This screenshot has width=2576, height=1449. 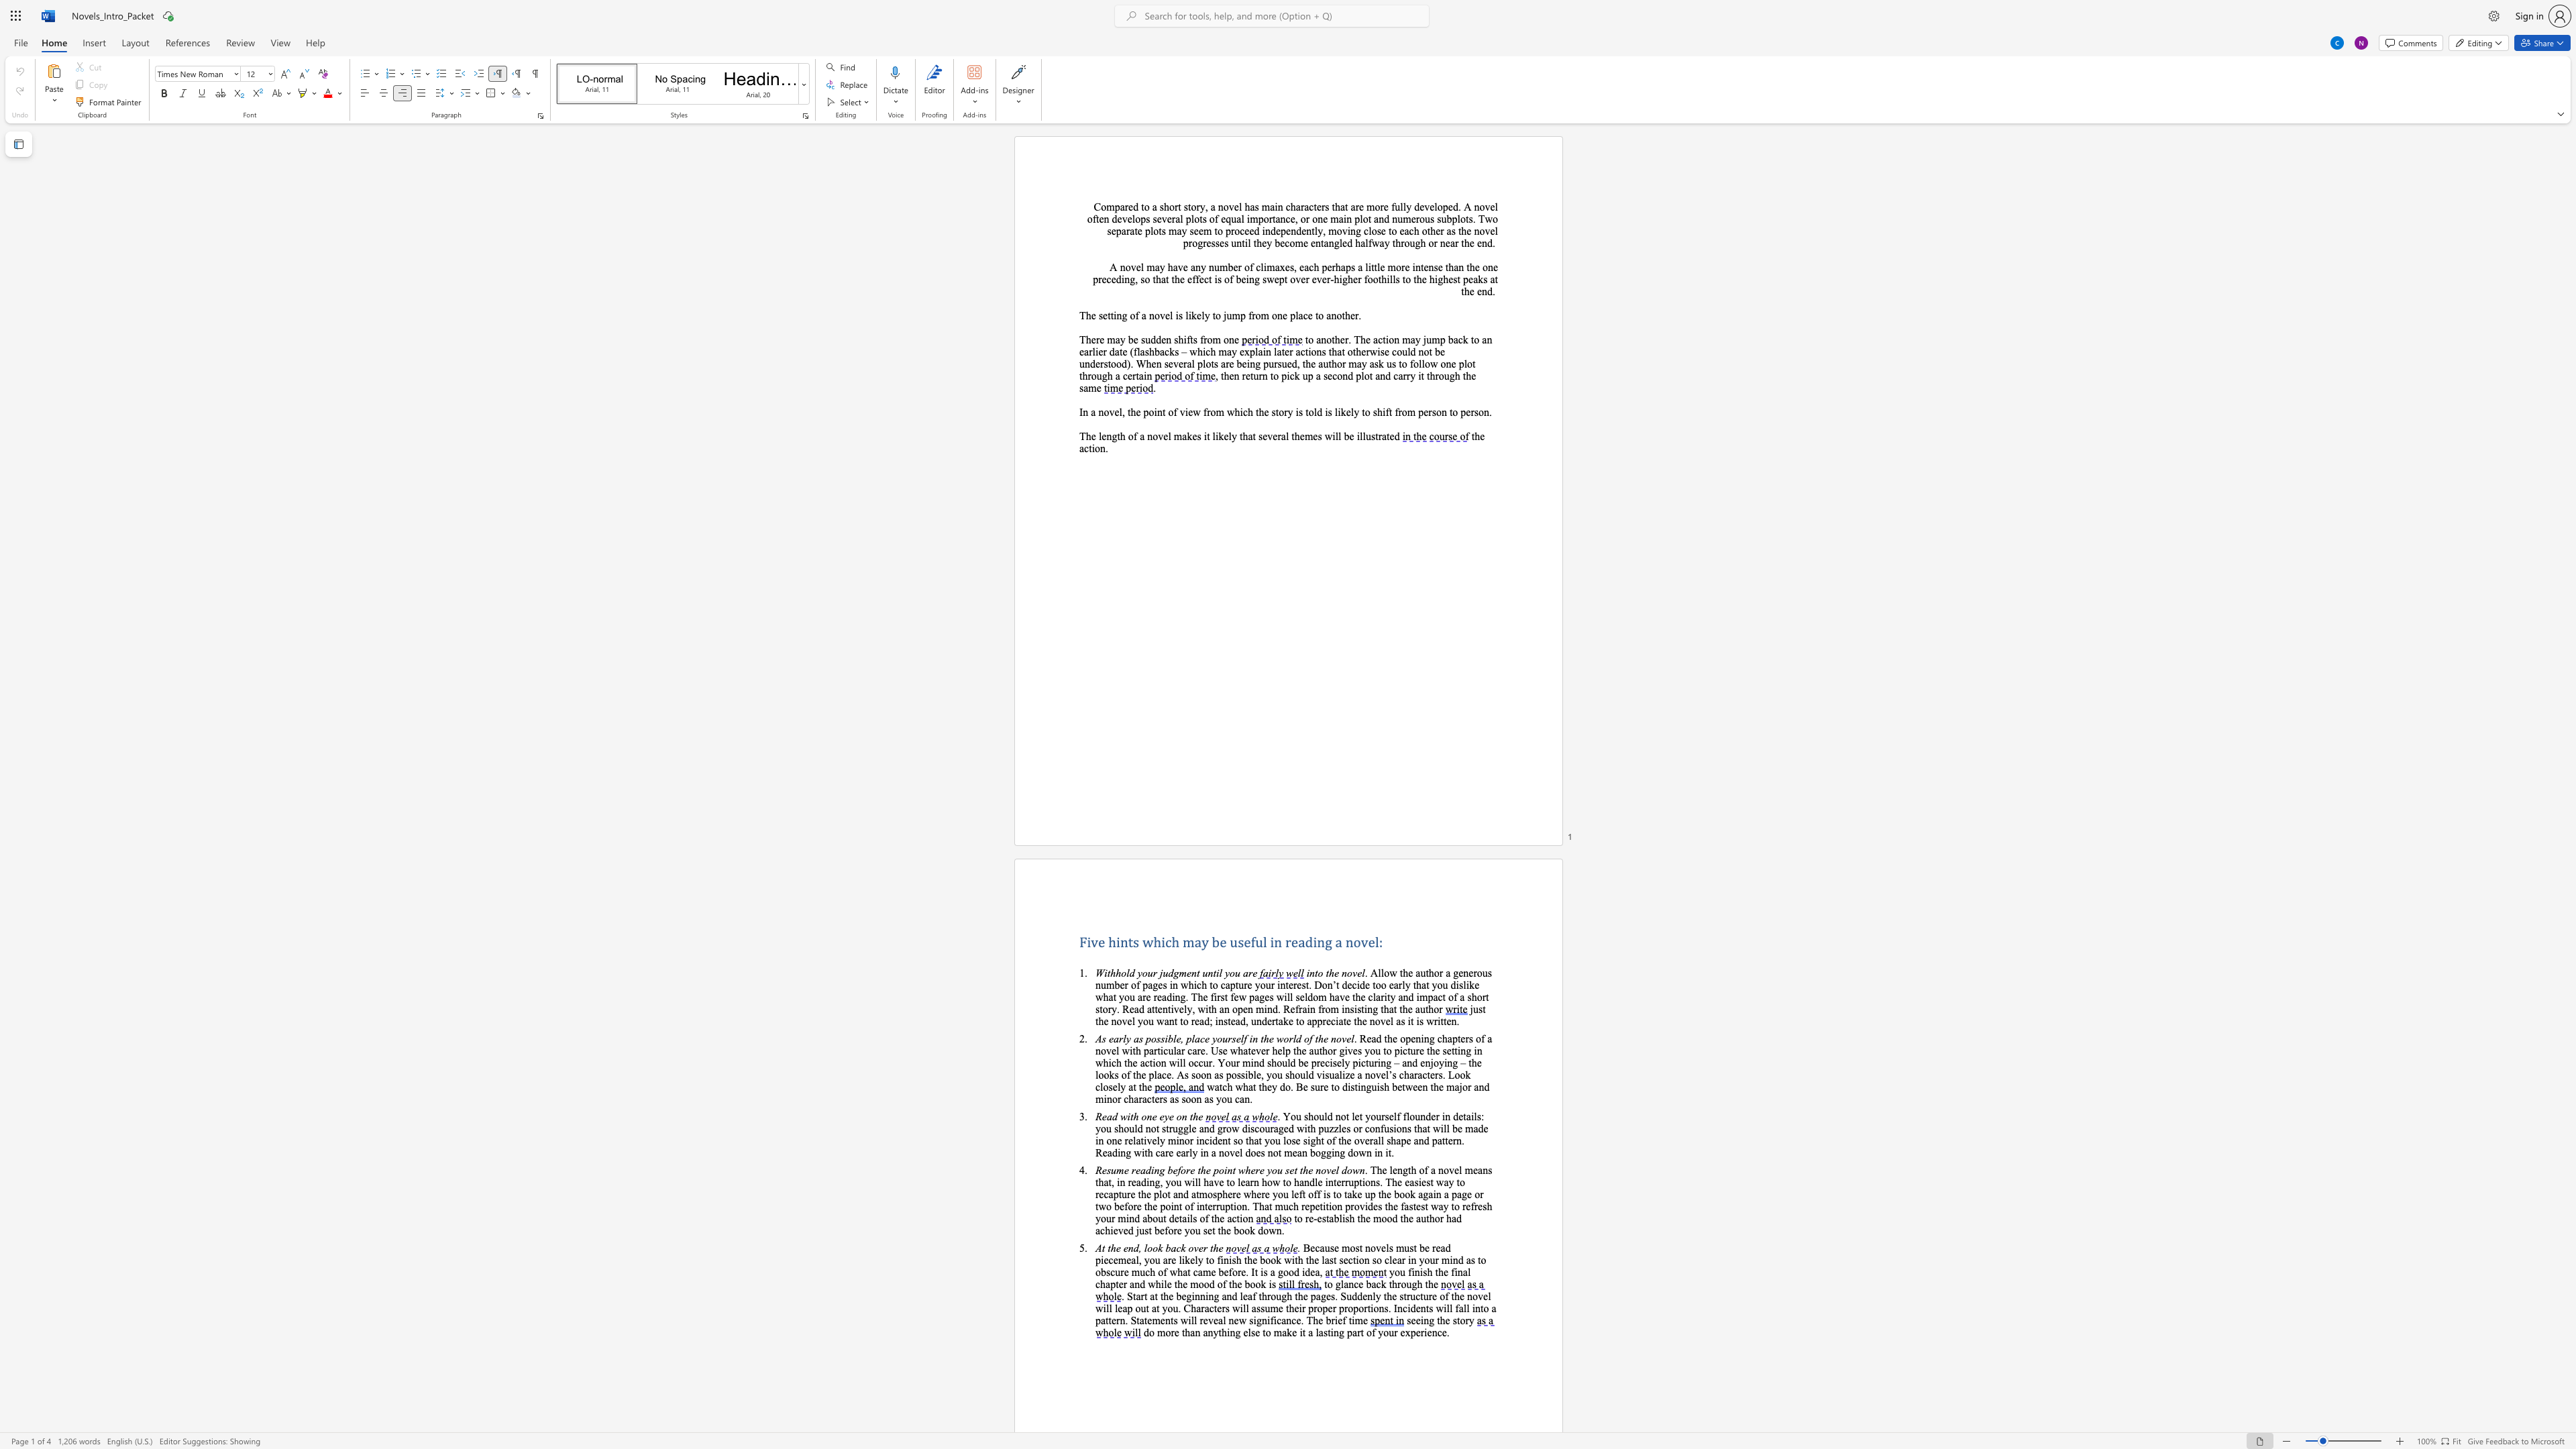 I want to click on the subset text "Your mind should be precisely picturing – and enjoying – the looks of the place. As soon as possible, you should visualize a novel’s charac" within the text ". Read the opening chapters of a novel with particular care. Use whatever help the author gives you to picture the setting in which the action will occur. Your mind should be precisely picturing – and enjoying – the looks of the place. As soon as possible, you should visualize a novel’s characters. Look closely at the", so click(x=1218, y=1062).